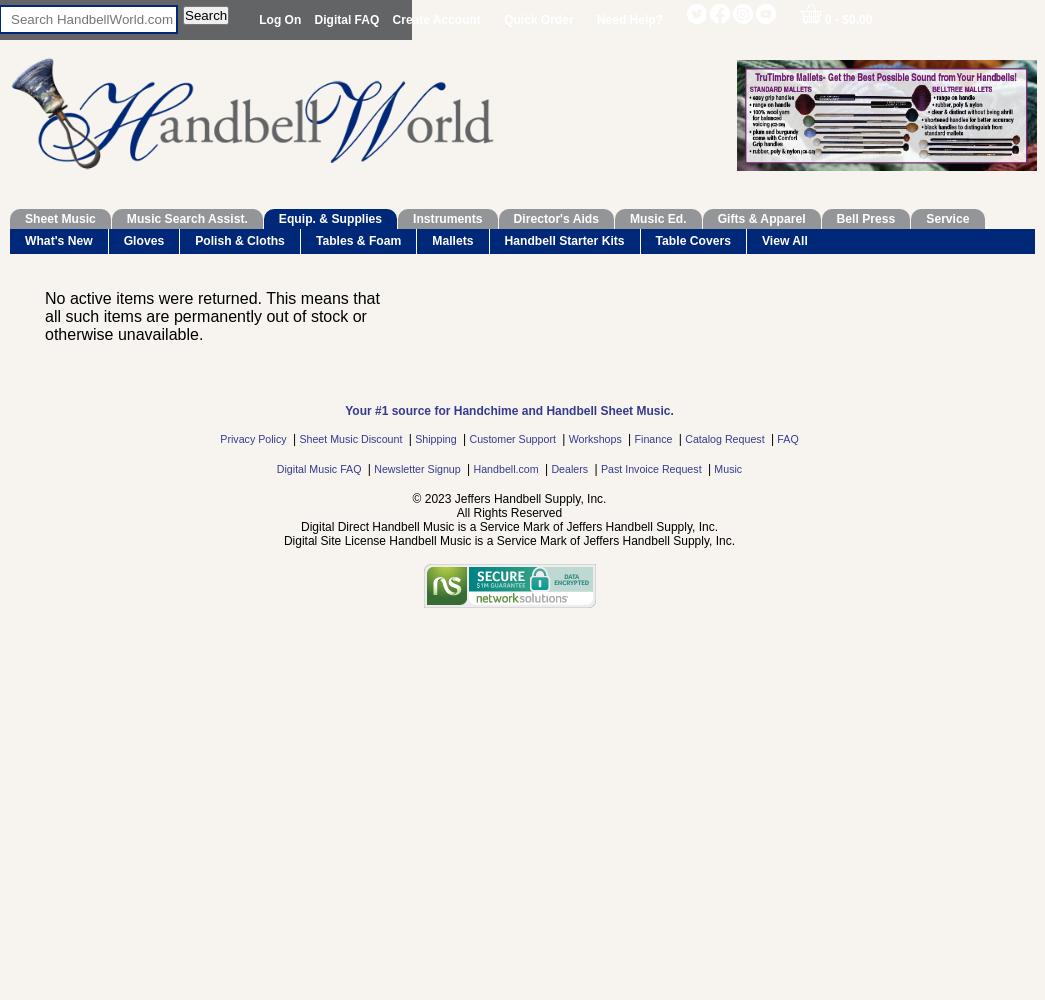 The height and width of the screenshot is (1000, 1045). Describe the element at coordinates (508, 527) in the screenshot. I see `'Digital Direct Handbell Music is a Service Mark of Jeffers Handbell Supply, Inc.'` at that location.